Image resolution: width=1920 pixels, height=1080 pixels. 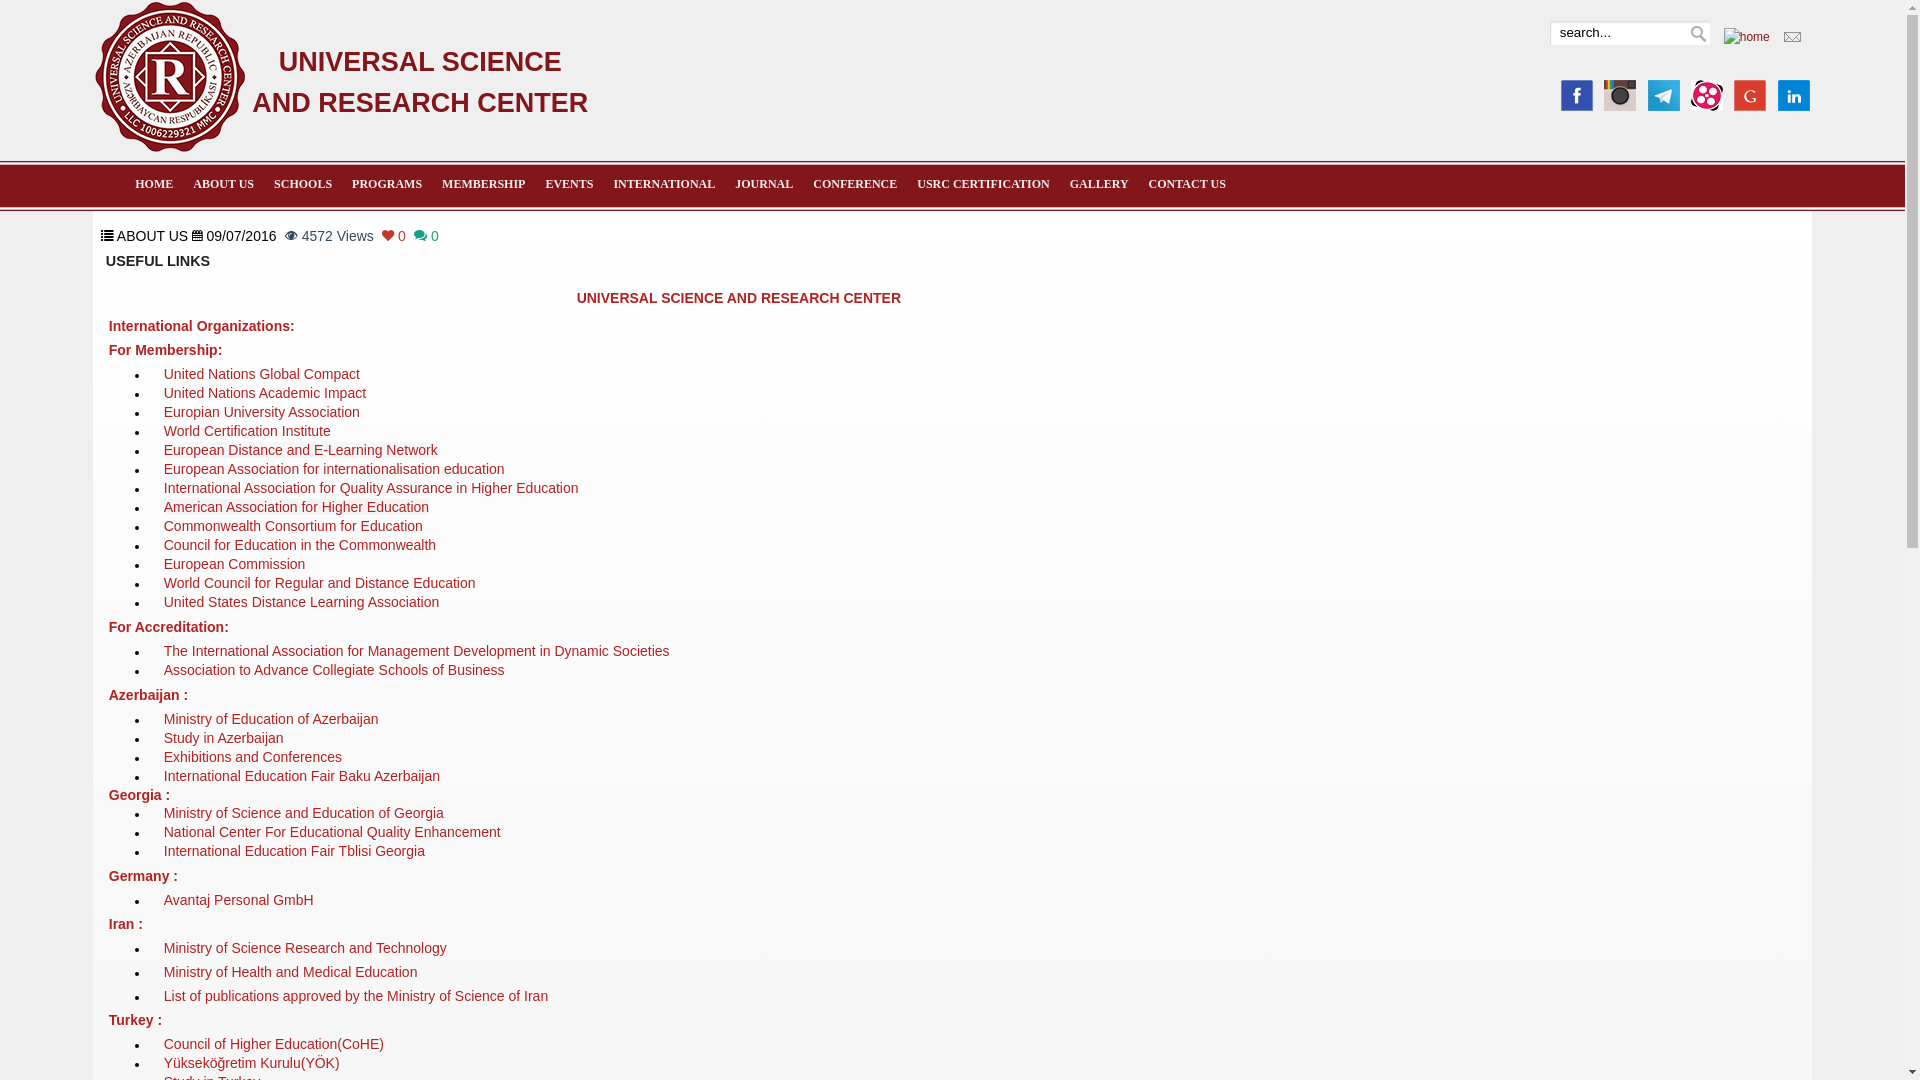 What do you see at coordinates (663, 184) in the screenshot?
I see `'INTERNATIONAL'` at bounding box center [663, 184].